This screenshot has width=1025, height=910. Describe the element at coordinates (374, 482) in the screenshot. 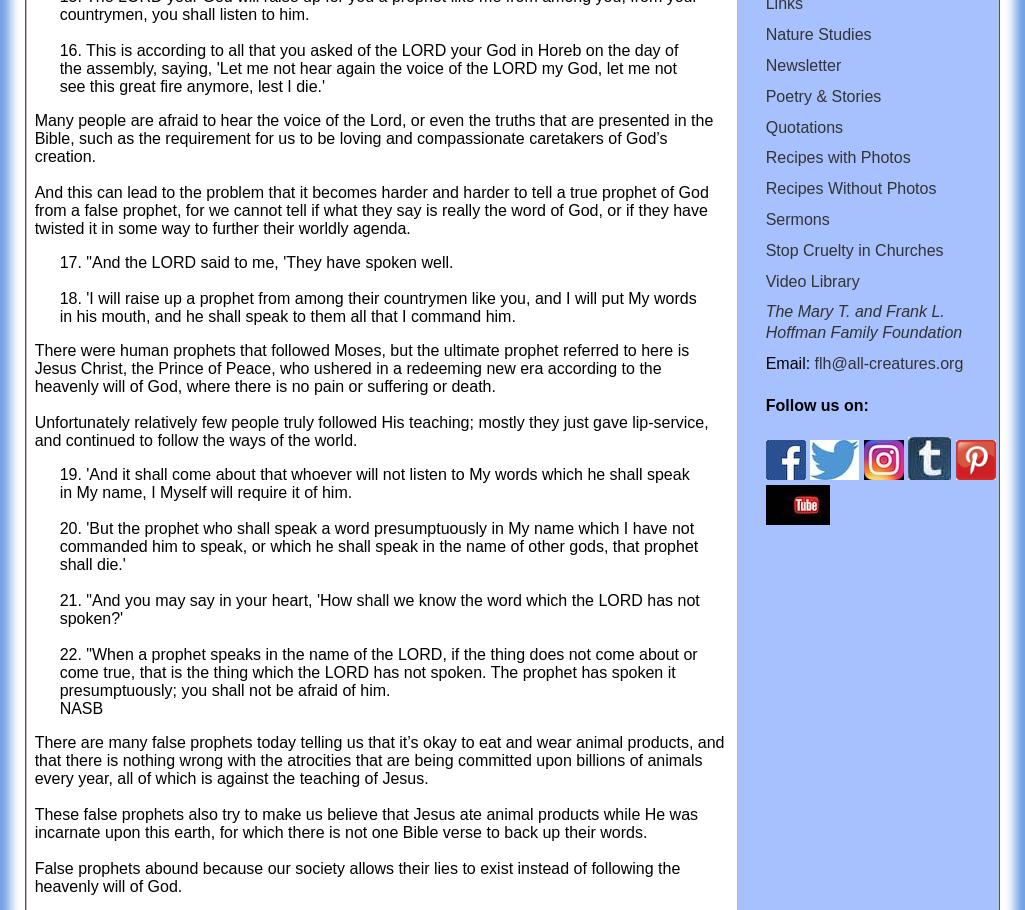

I see `'19. 'And it shall come about that whoever will not listen to My words which 
	he shall speak in My name, I Myself will require it of him.'` at that location.